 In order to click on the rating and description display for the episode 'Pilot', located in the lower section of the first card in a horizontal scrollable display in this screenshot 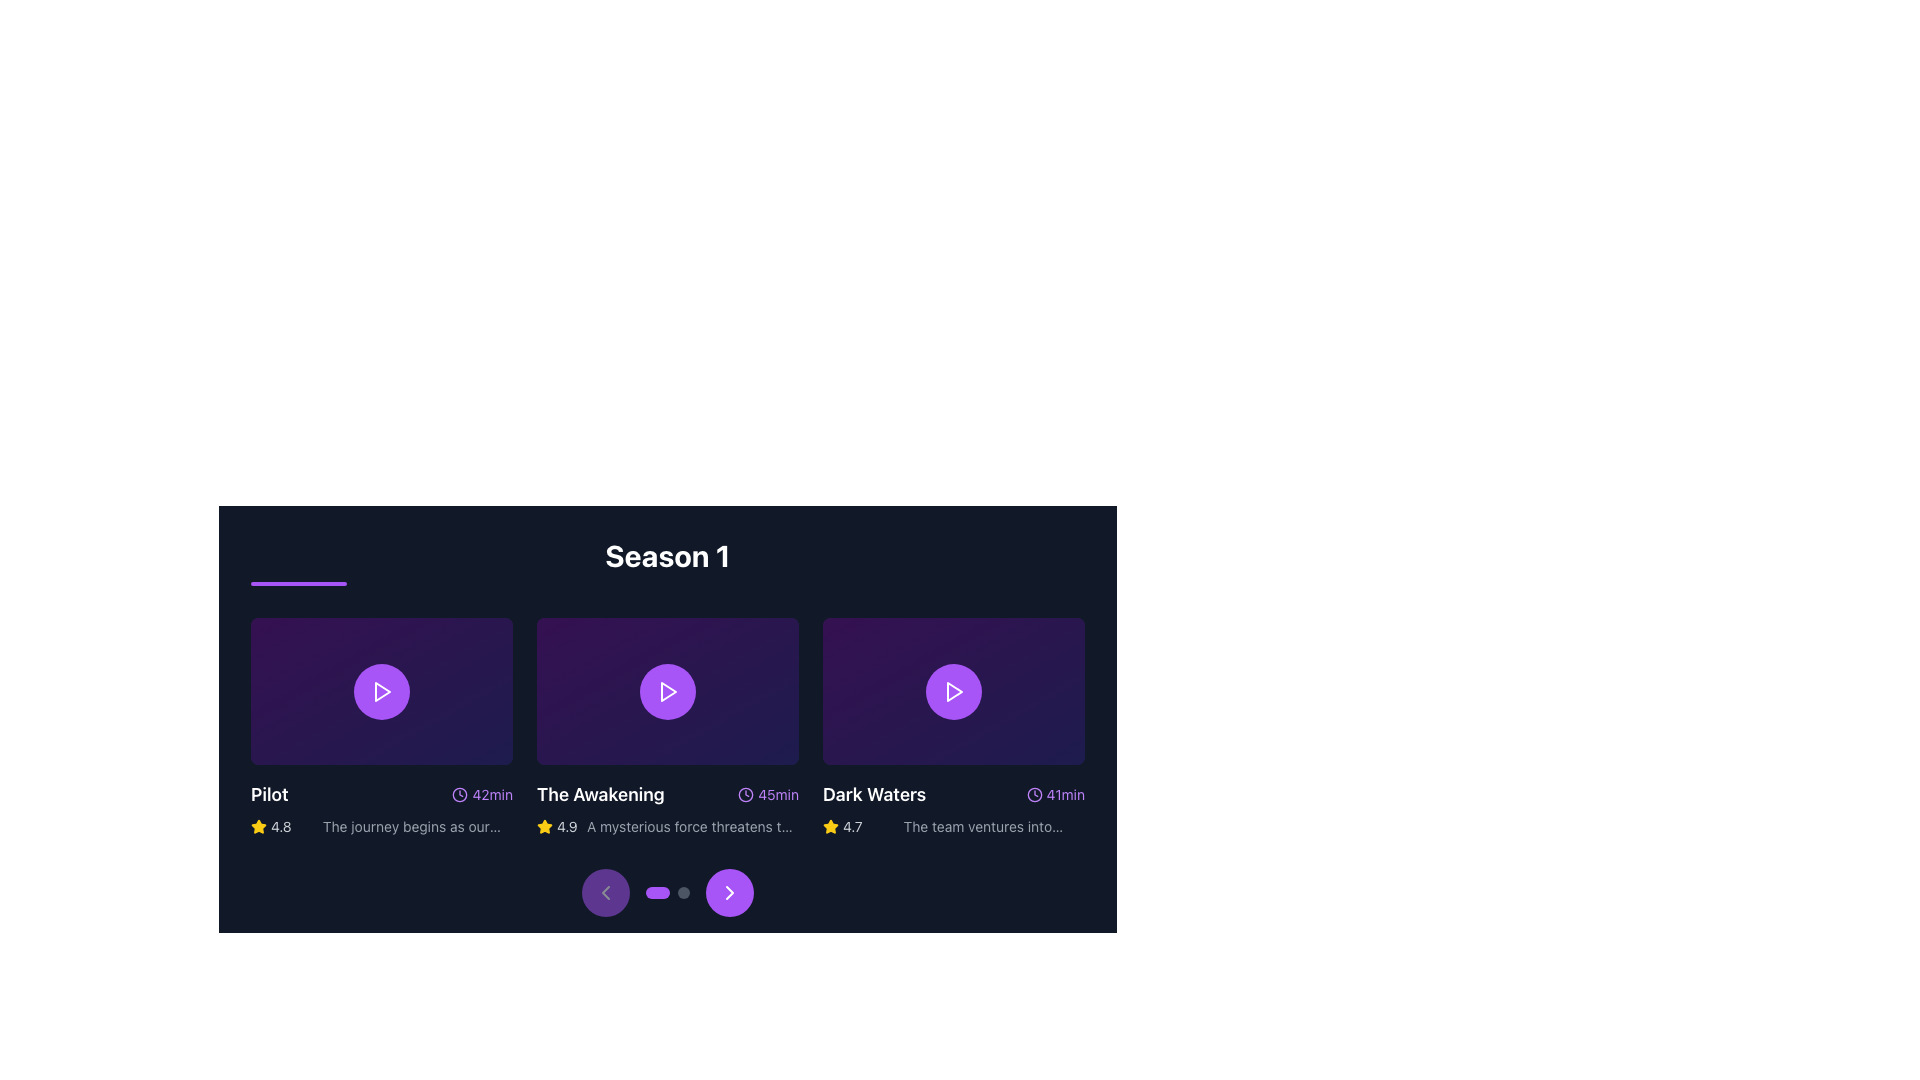, I will do `click(382, 826)`.